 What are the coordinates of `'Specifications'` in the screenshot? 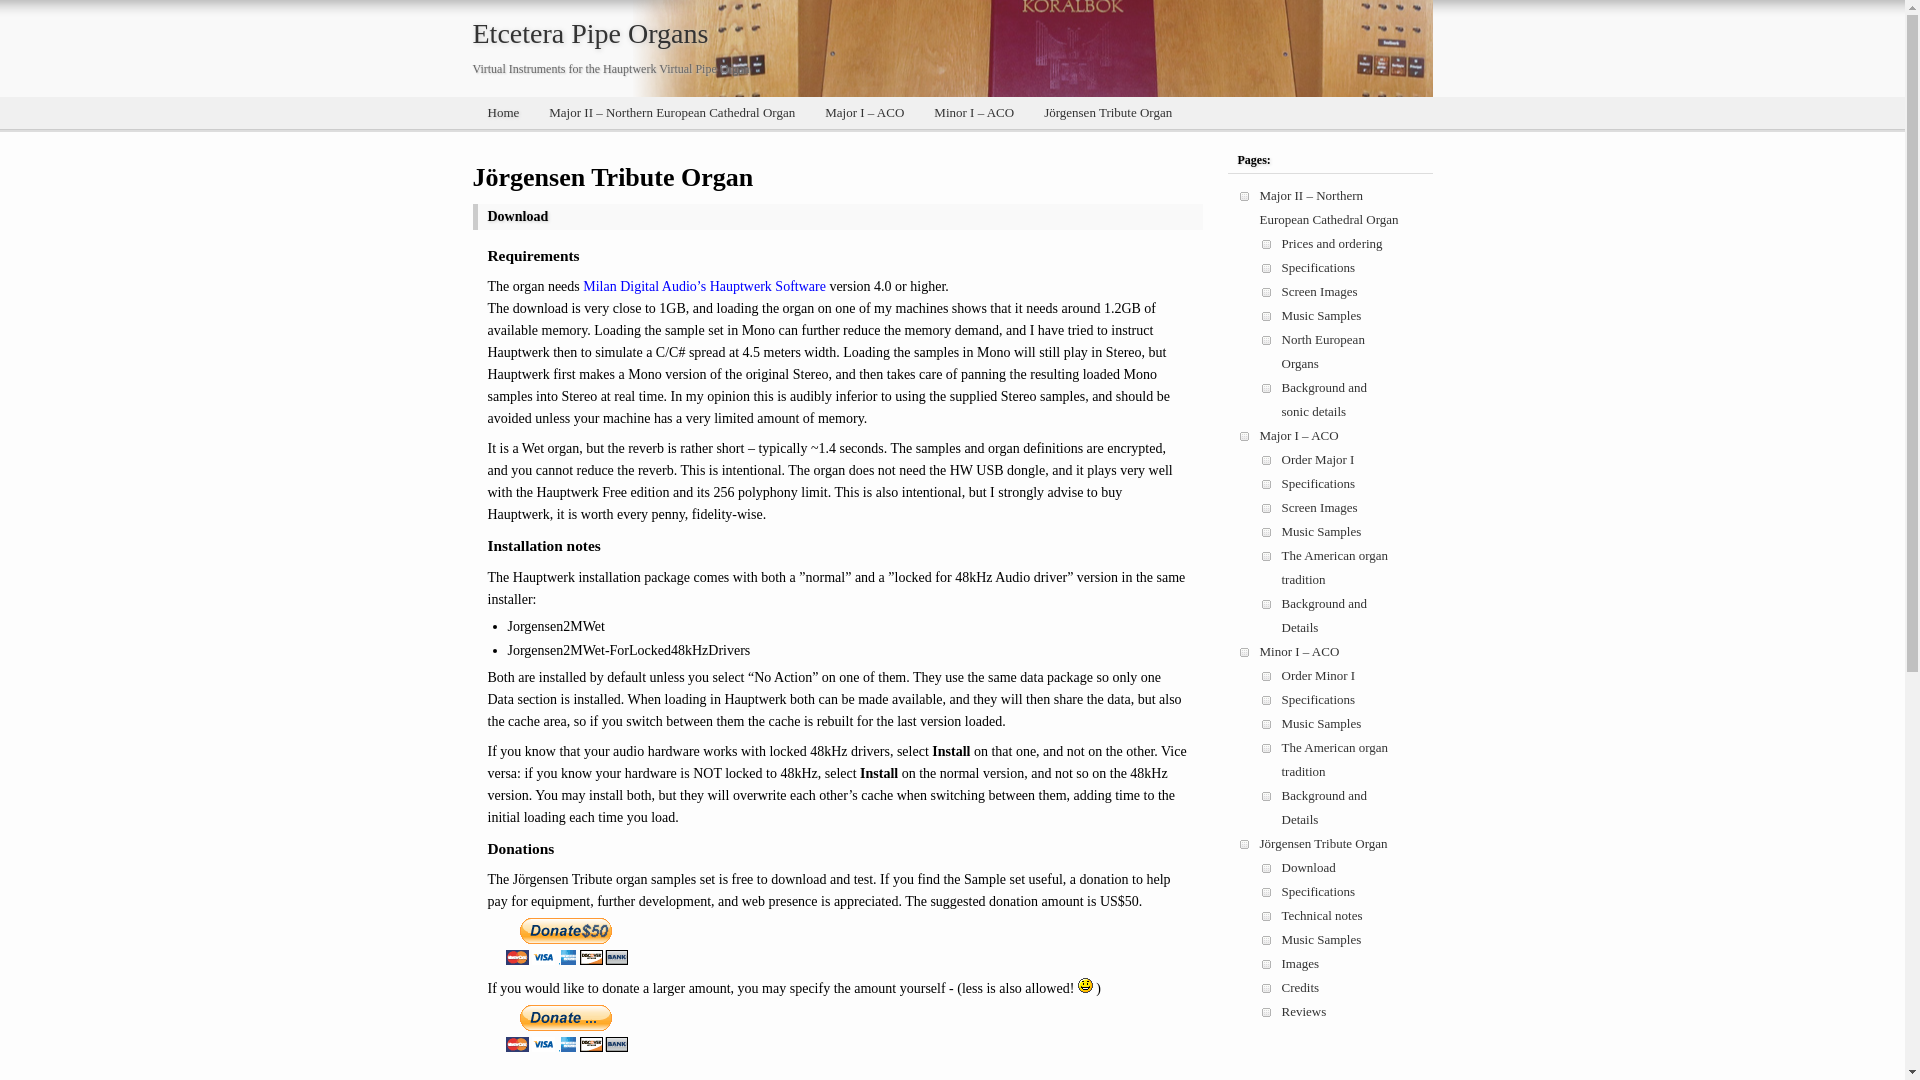 It's located at (1319, 483).